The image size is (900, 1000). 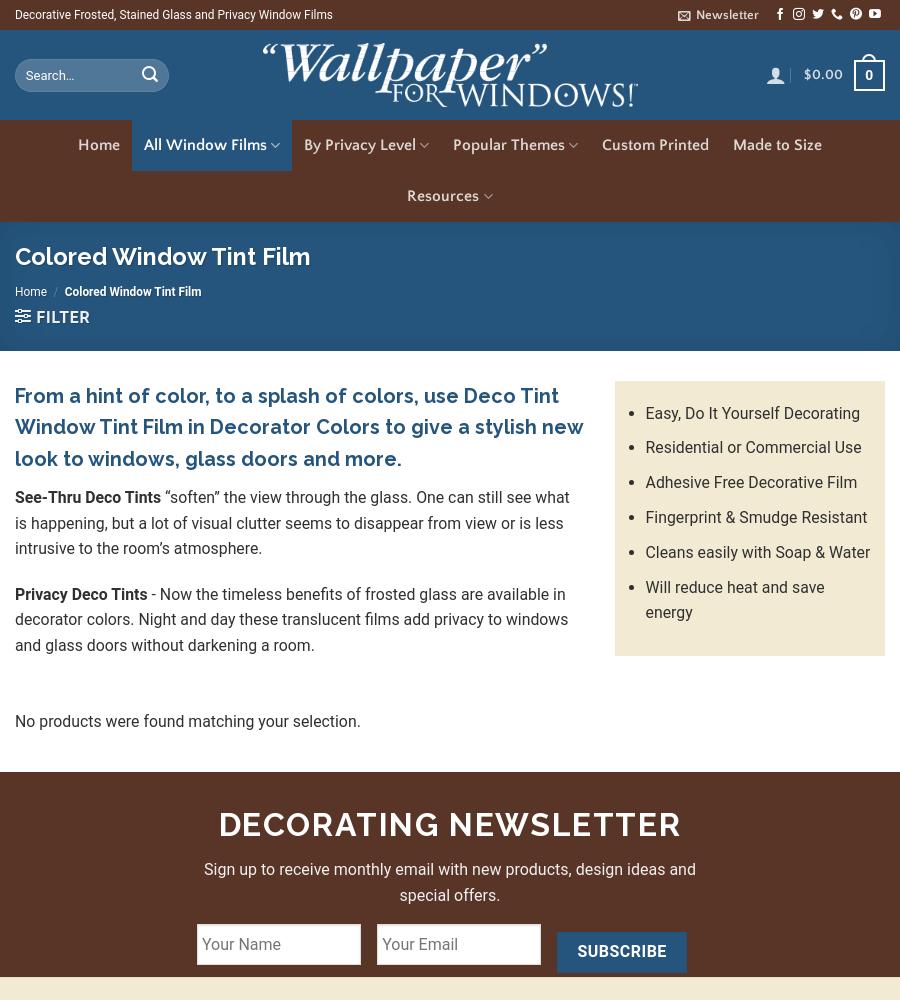 What do you see at coordinates (54, 292) in the screenshot?
I see `'/'` at bounding box center [54, 292].